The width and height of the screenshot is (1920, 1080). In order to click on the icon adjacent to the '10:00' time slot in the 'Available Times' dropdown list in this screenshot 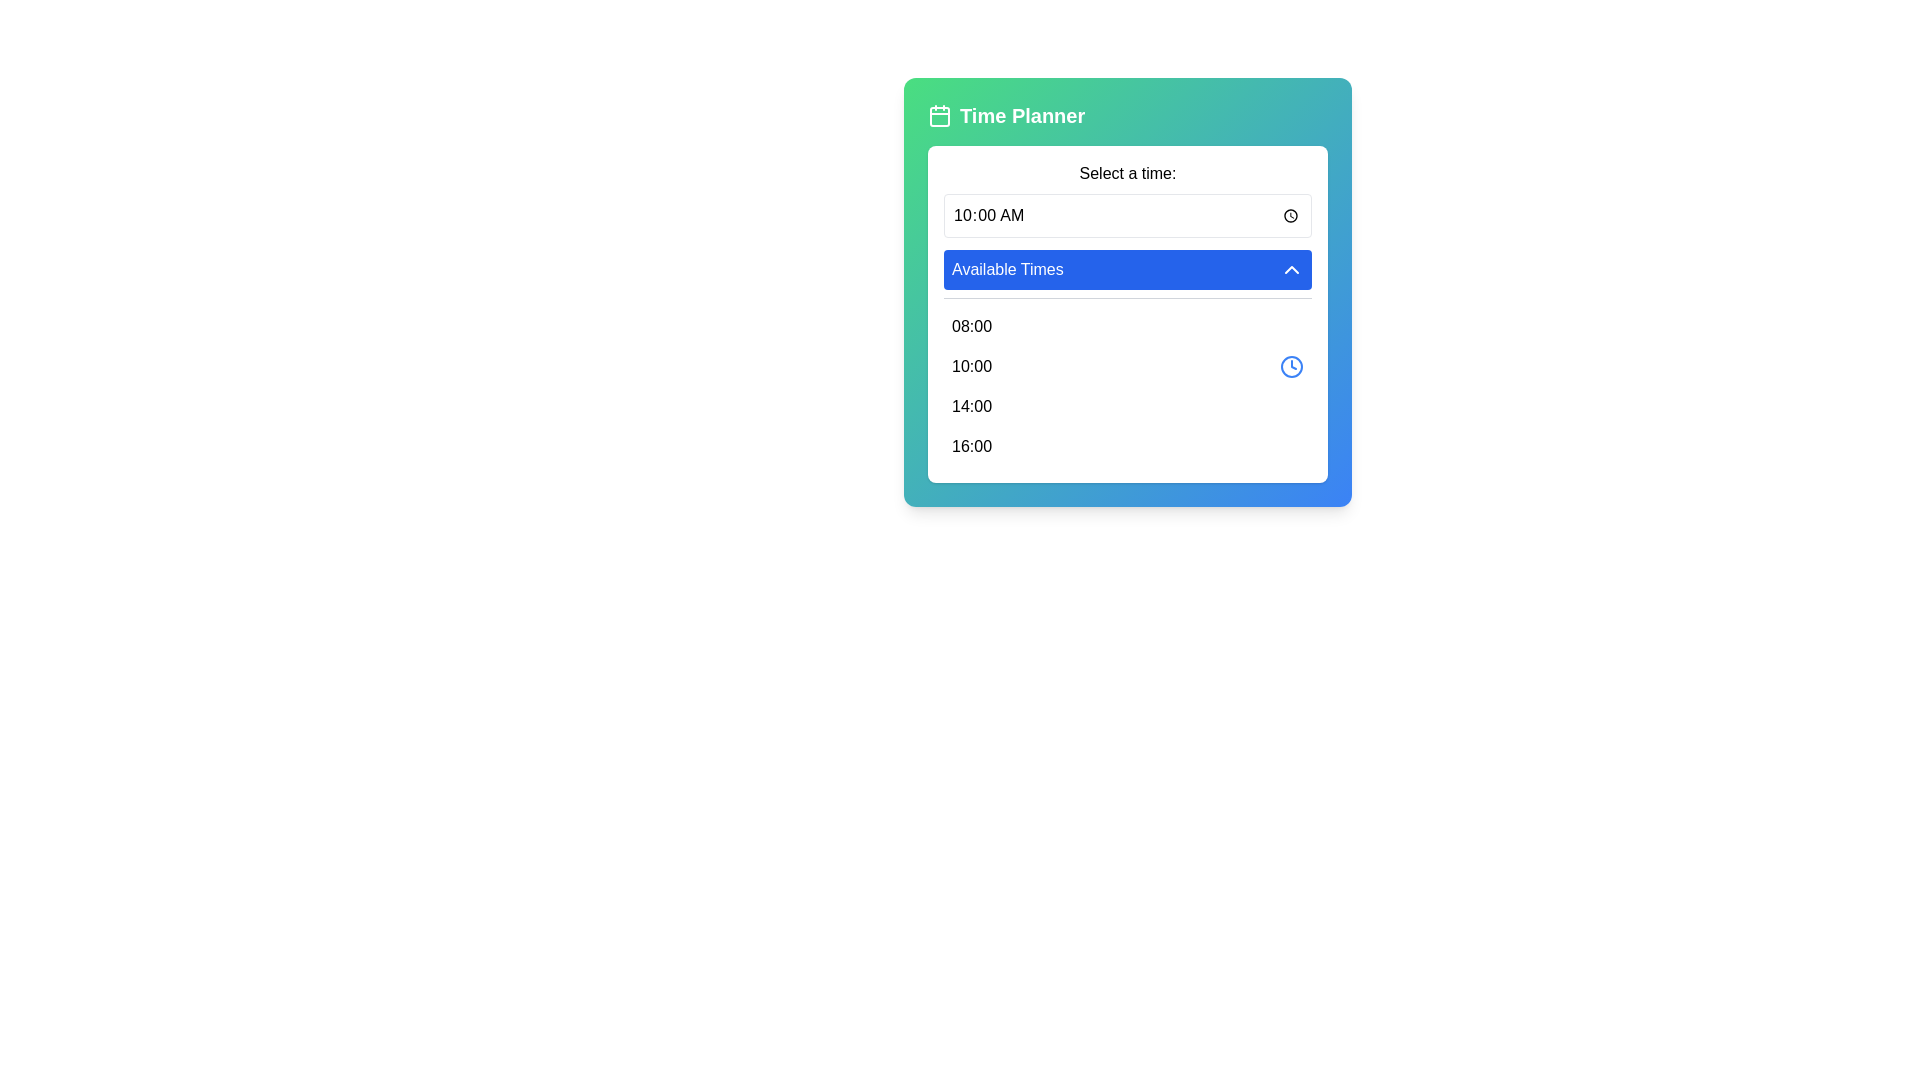, I will do `click(1291, 366)`.